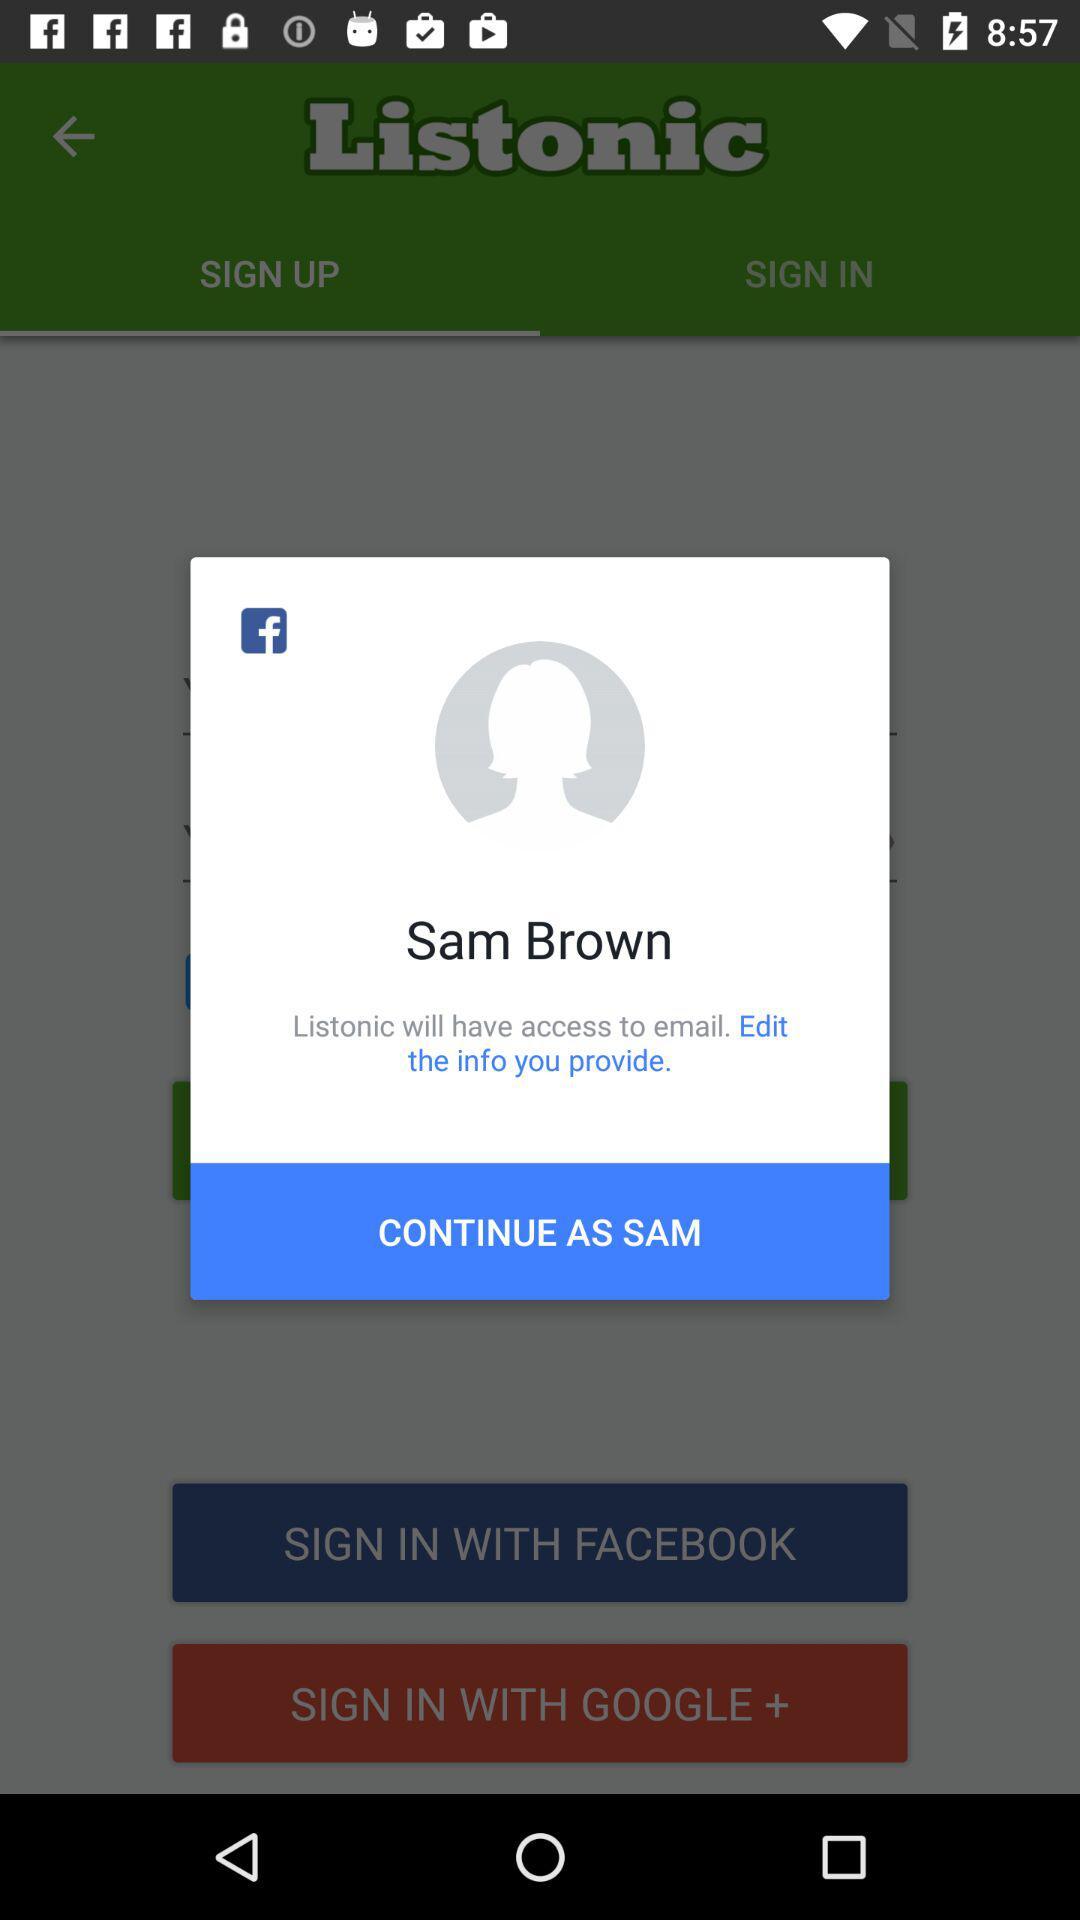 This screenshot has width=1080, height=1920. I want to click on the item below sam brown item, so click(540, 1041).